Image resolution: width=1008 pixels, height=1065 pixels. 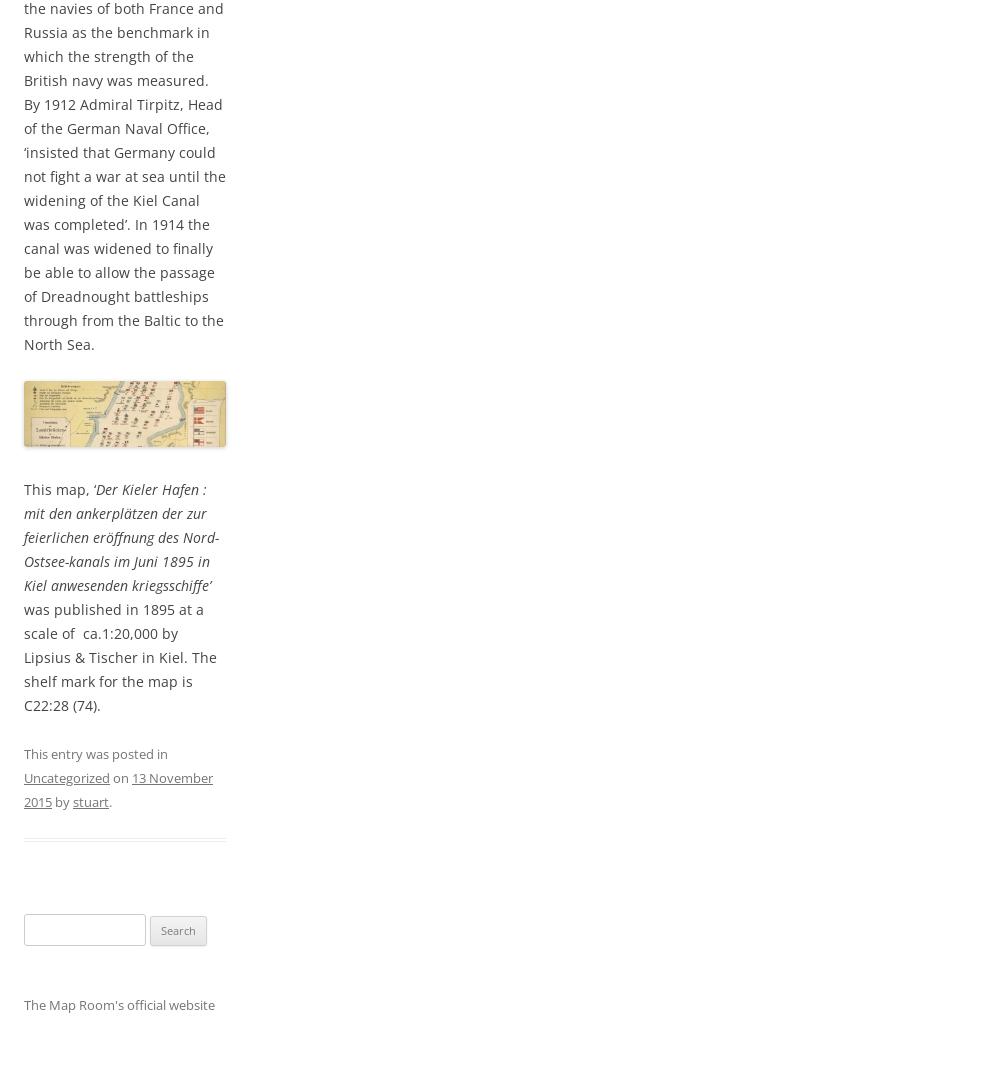 I want to click on 'This entry was posted in', so click(x=95, y=754).